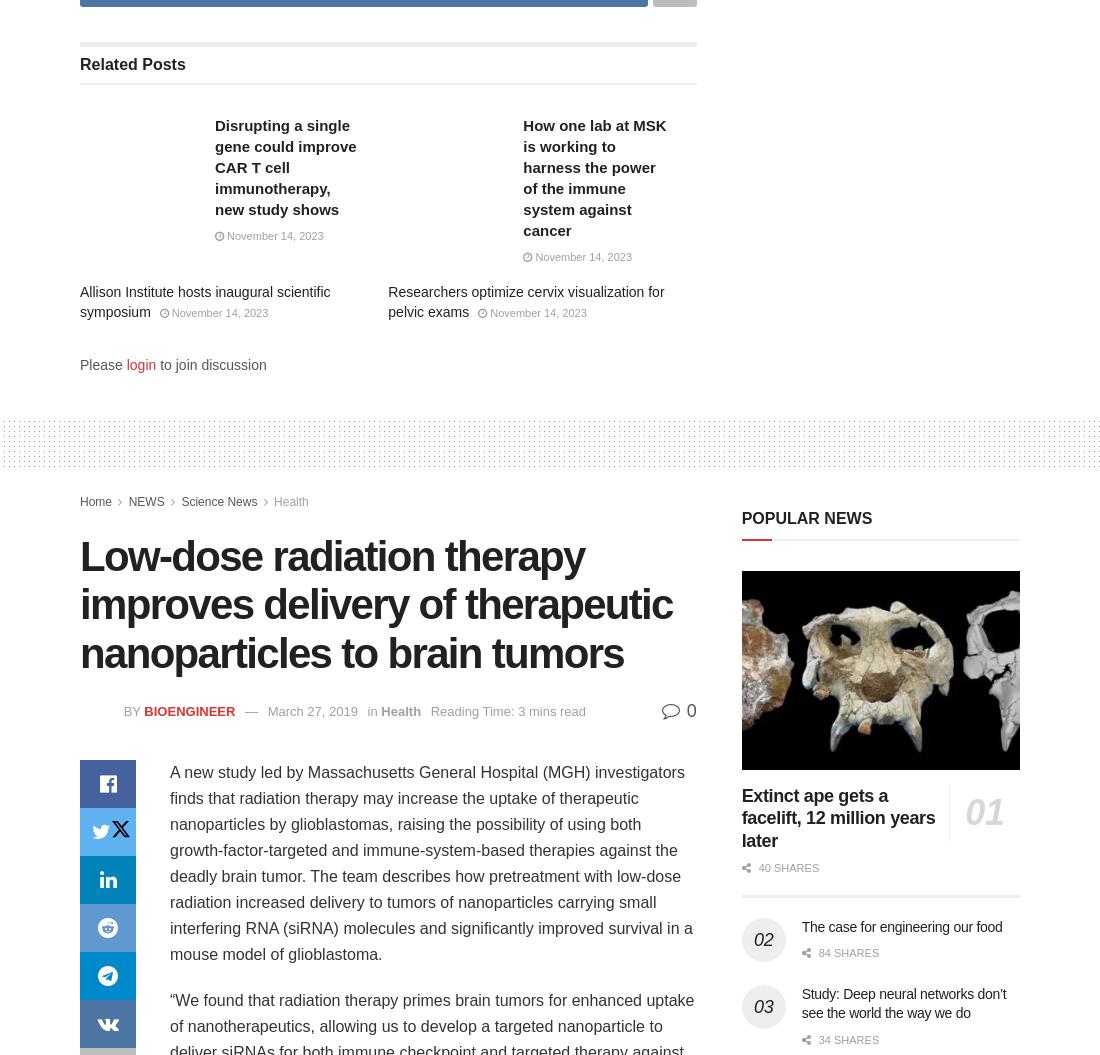  Describe the element at coordinates (154, 365) in the screenshot. I see `'to join discussion'` at that location.